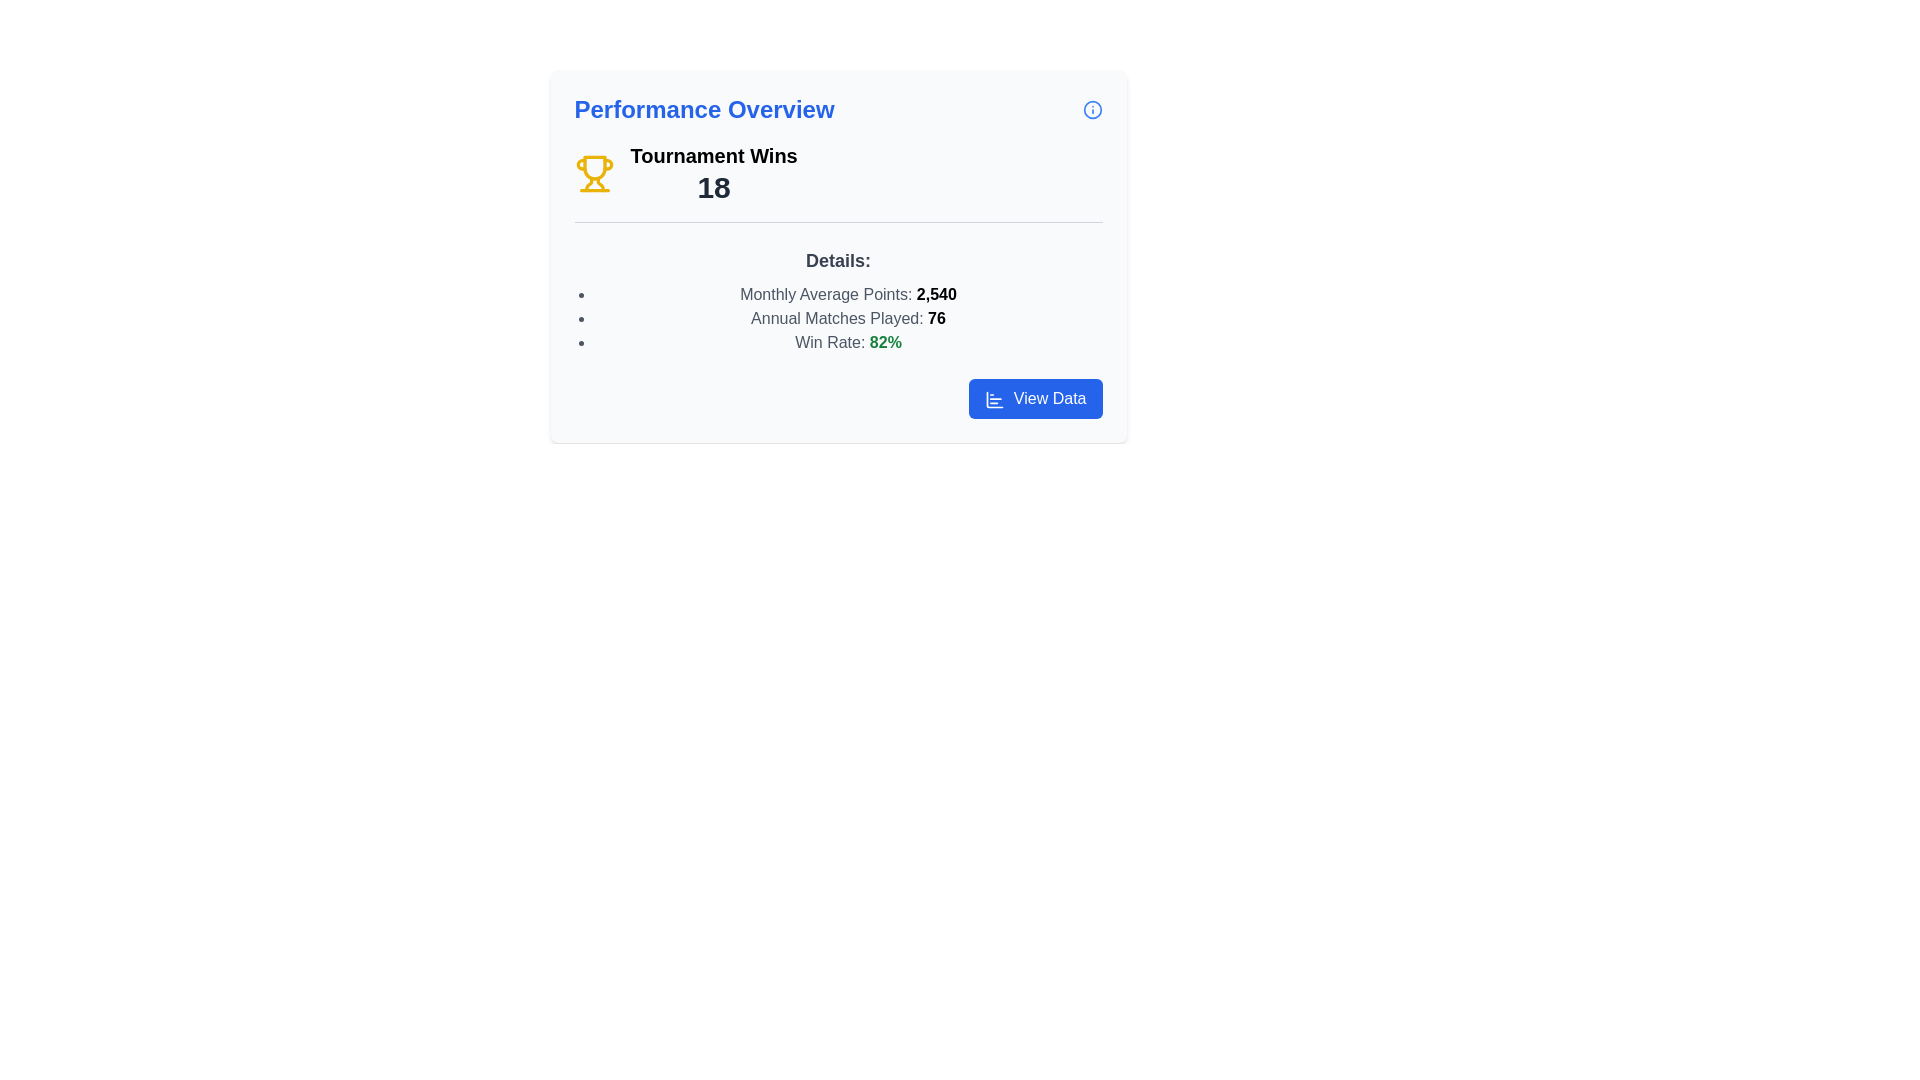 Image resolution: width=1920 pixels, height=1080 pixels. Describe the element at coordinates (704, 110) in the screenshot. I see `'Performance Overview' text label which is prominently displayed in bold, blue font at the top-left corner of the performance metrics card` at that location.